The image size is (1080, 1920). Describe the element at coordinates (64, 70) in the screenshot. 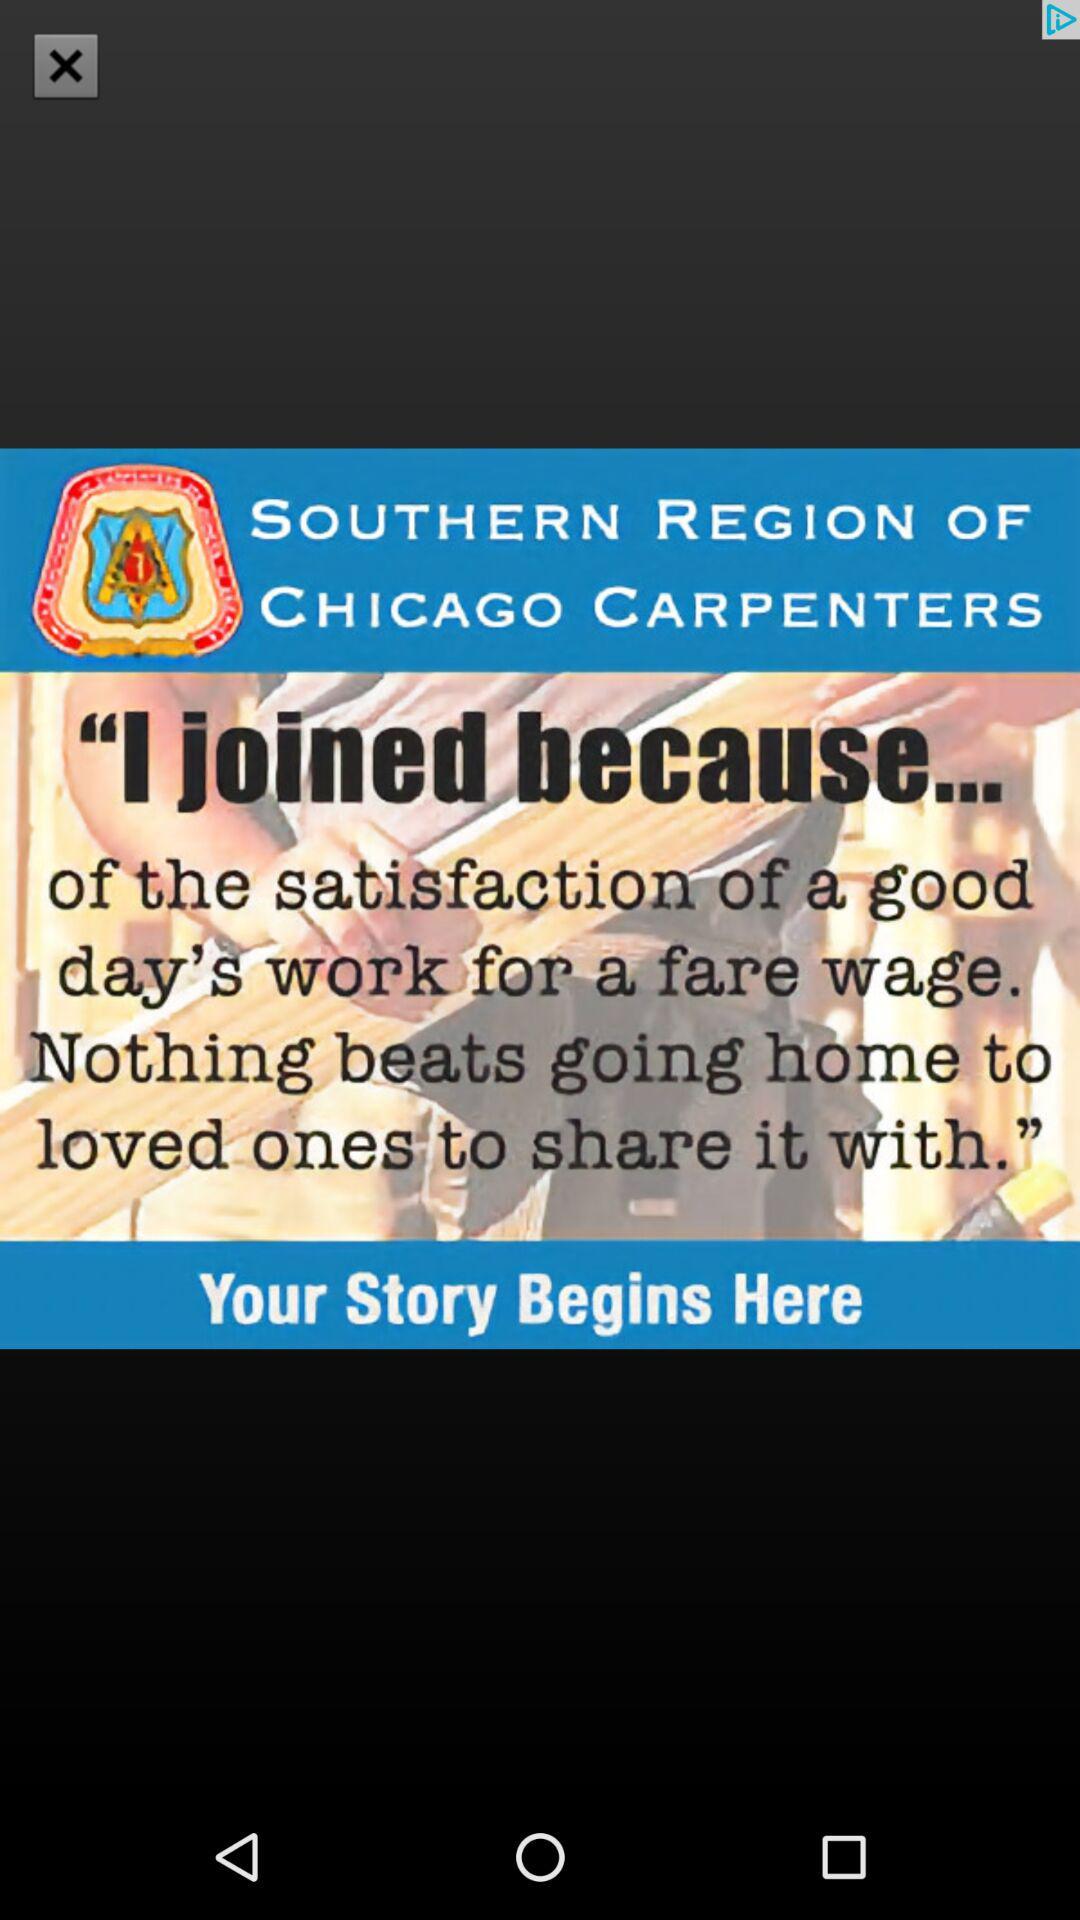

I see `the close icon` at that location.